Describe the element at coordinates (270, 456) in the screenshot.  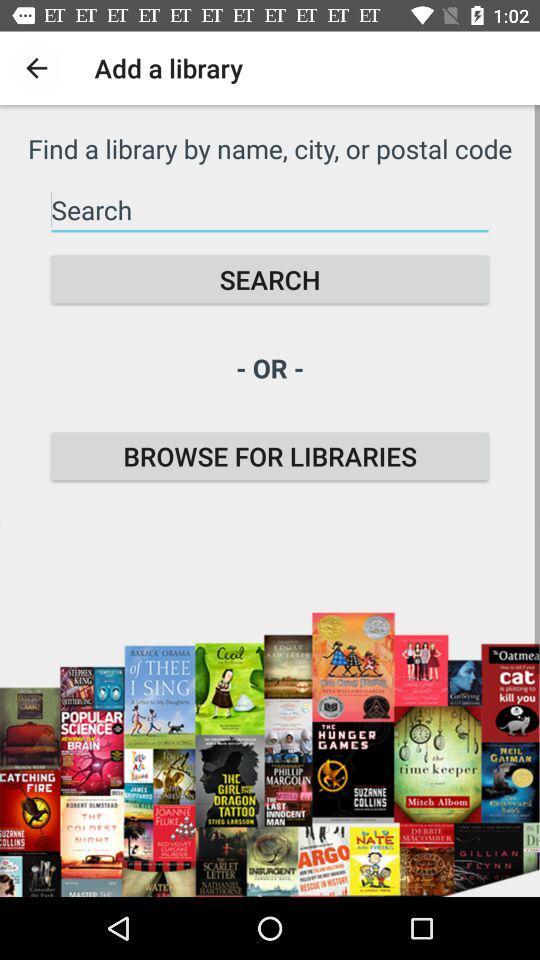
I see `the browse for libraries icon` at that location.